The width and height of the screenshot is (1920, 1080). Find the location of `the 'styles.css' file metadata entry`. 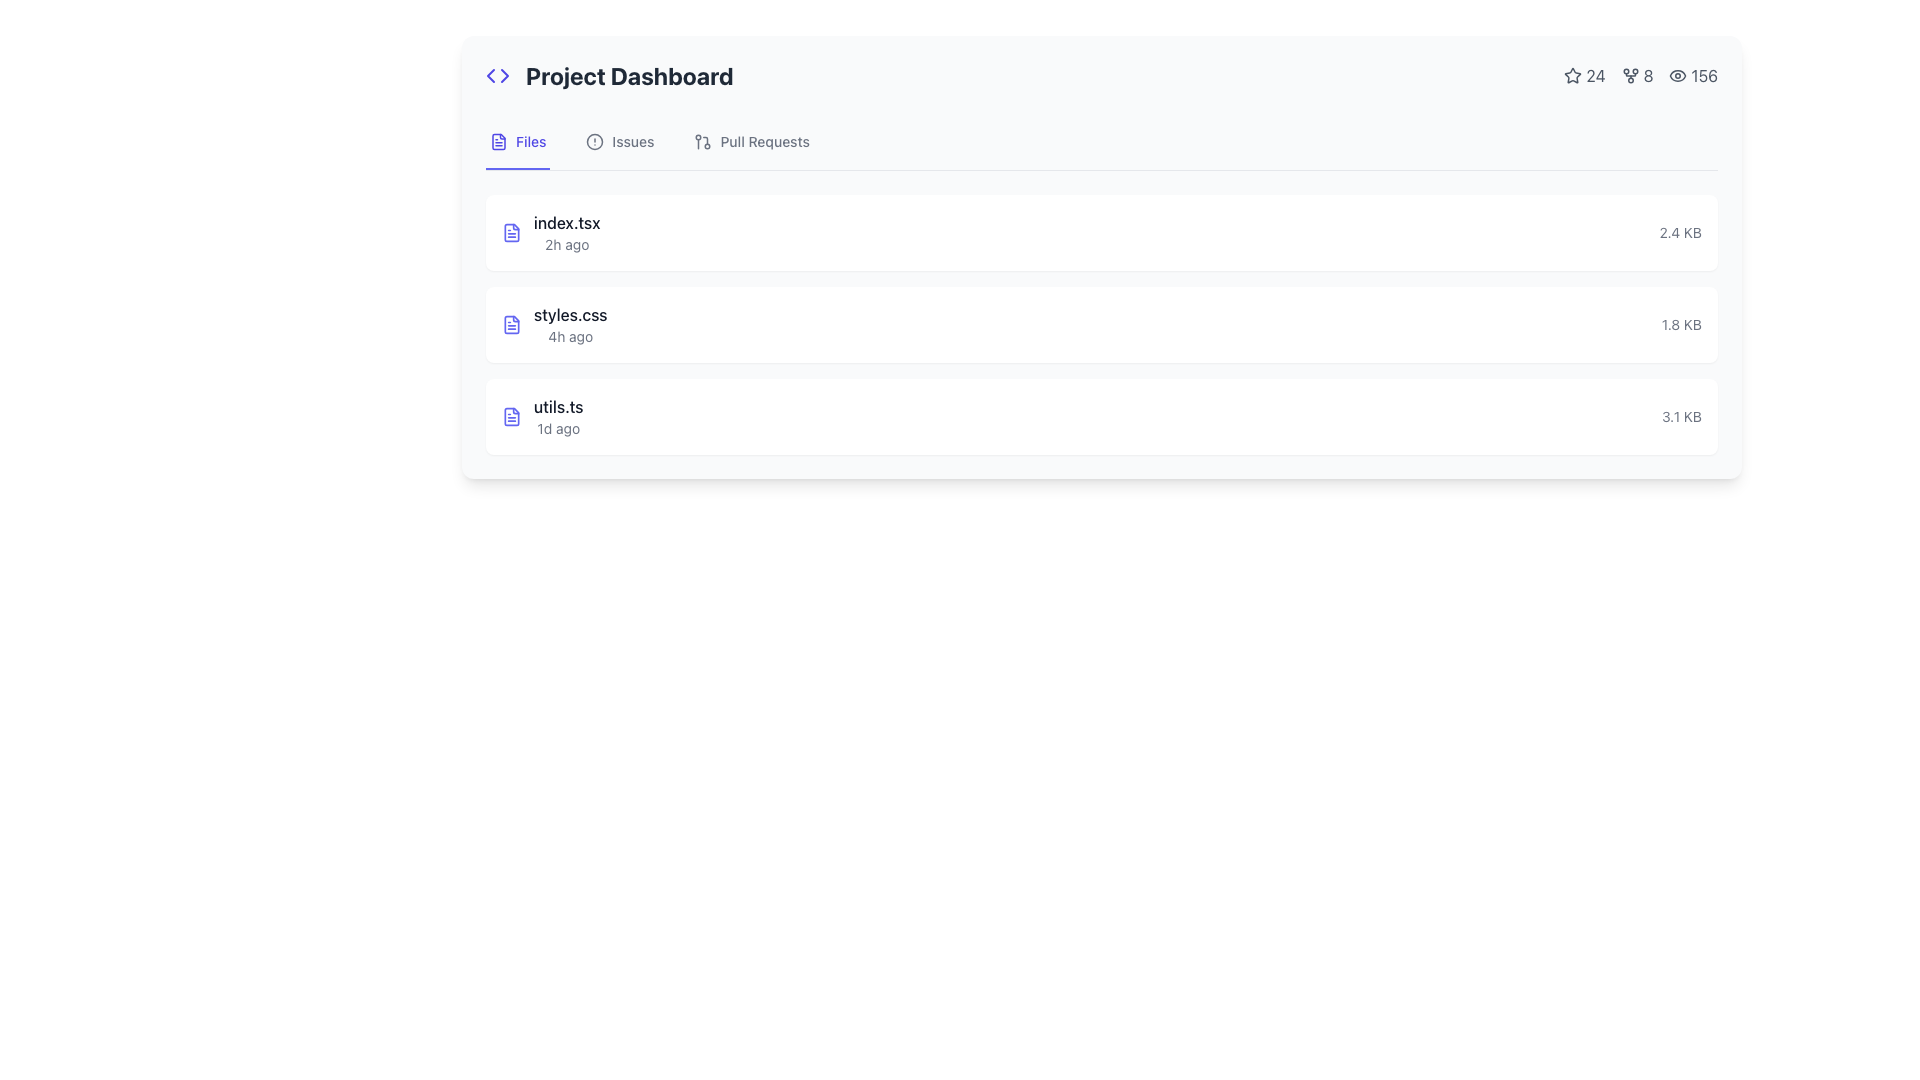

the 'styles.css' file metadata entry is located at coordinates (554, 323).